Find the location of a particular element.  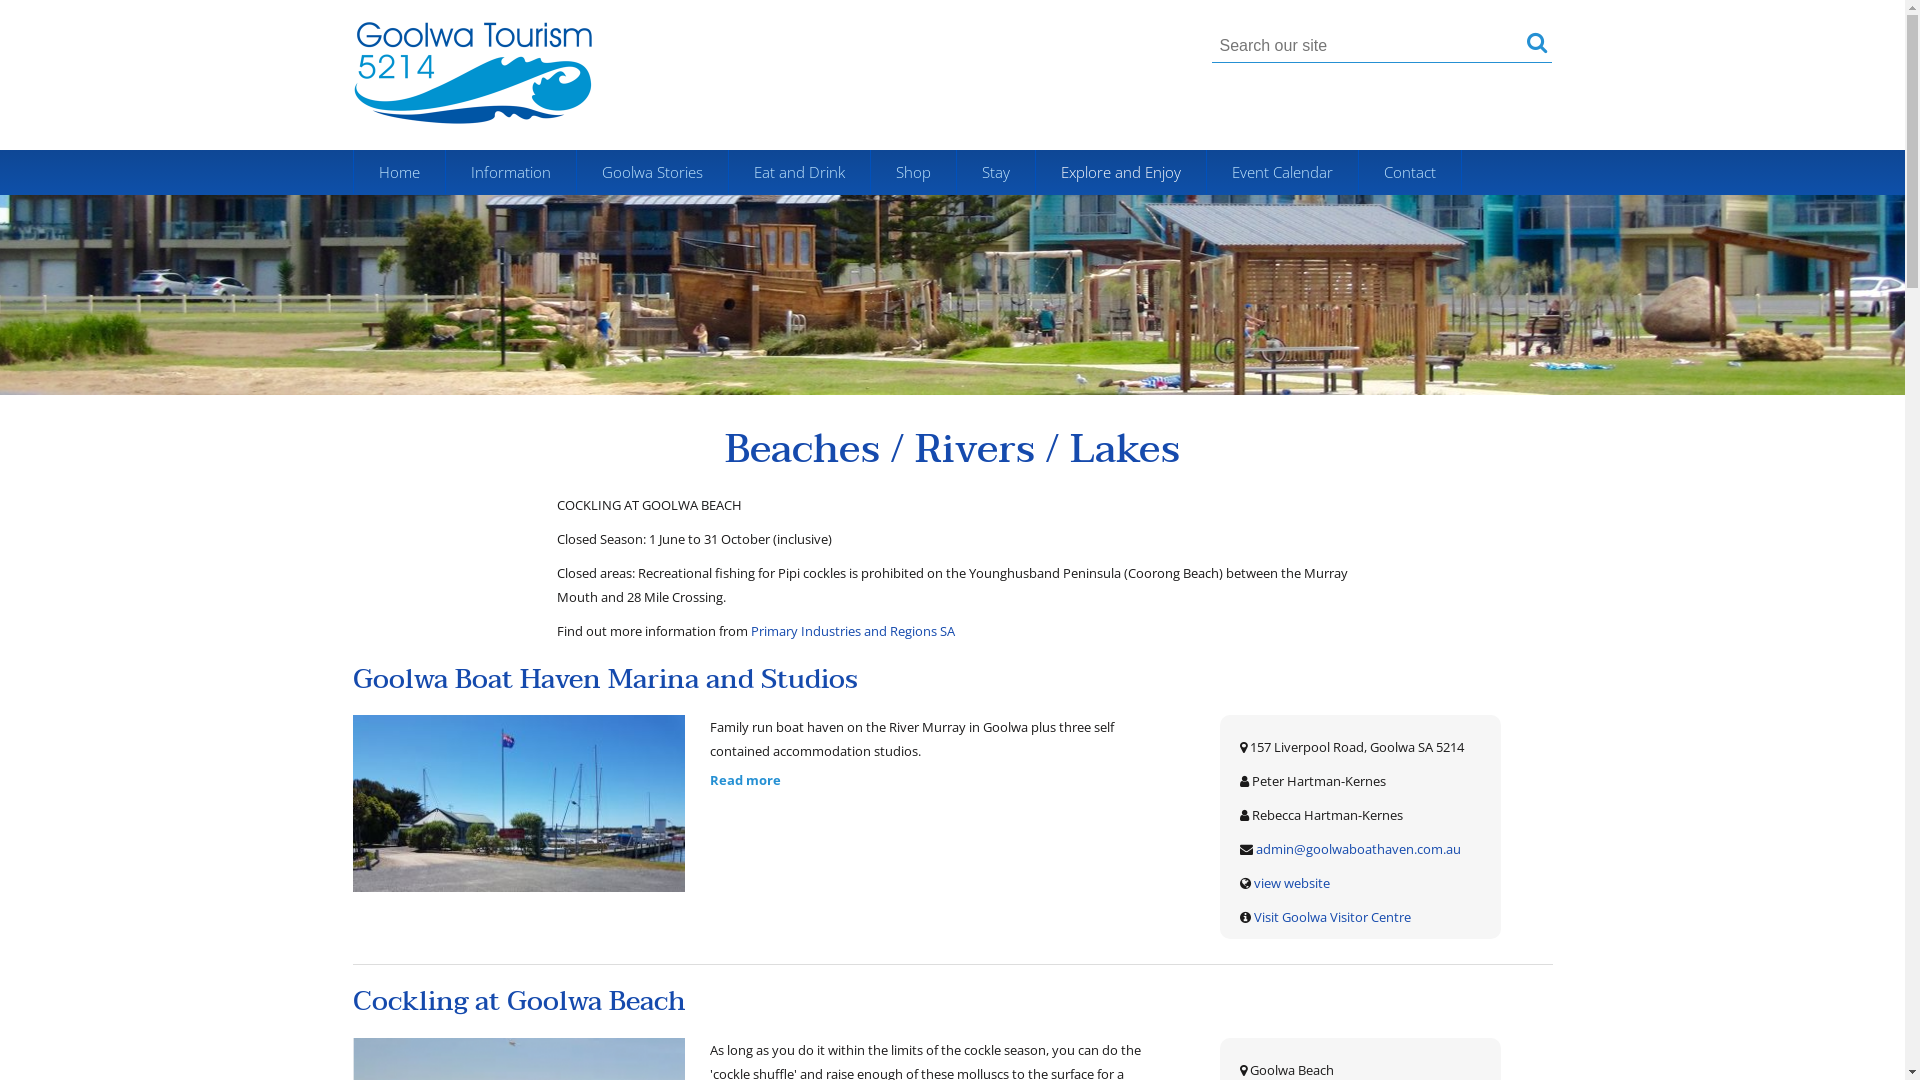

'Explore and Enjoy' is located at coordinates (1121, 171).